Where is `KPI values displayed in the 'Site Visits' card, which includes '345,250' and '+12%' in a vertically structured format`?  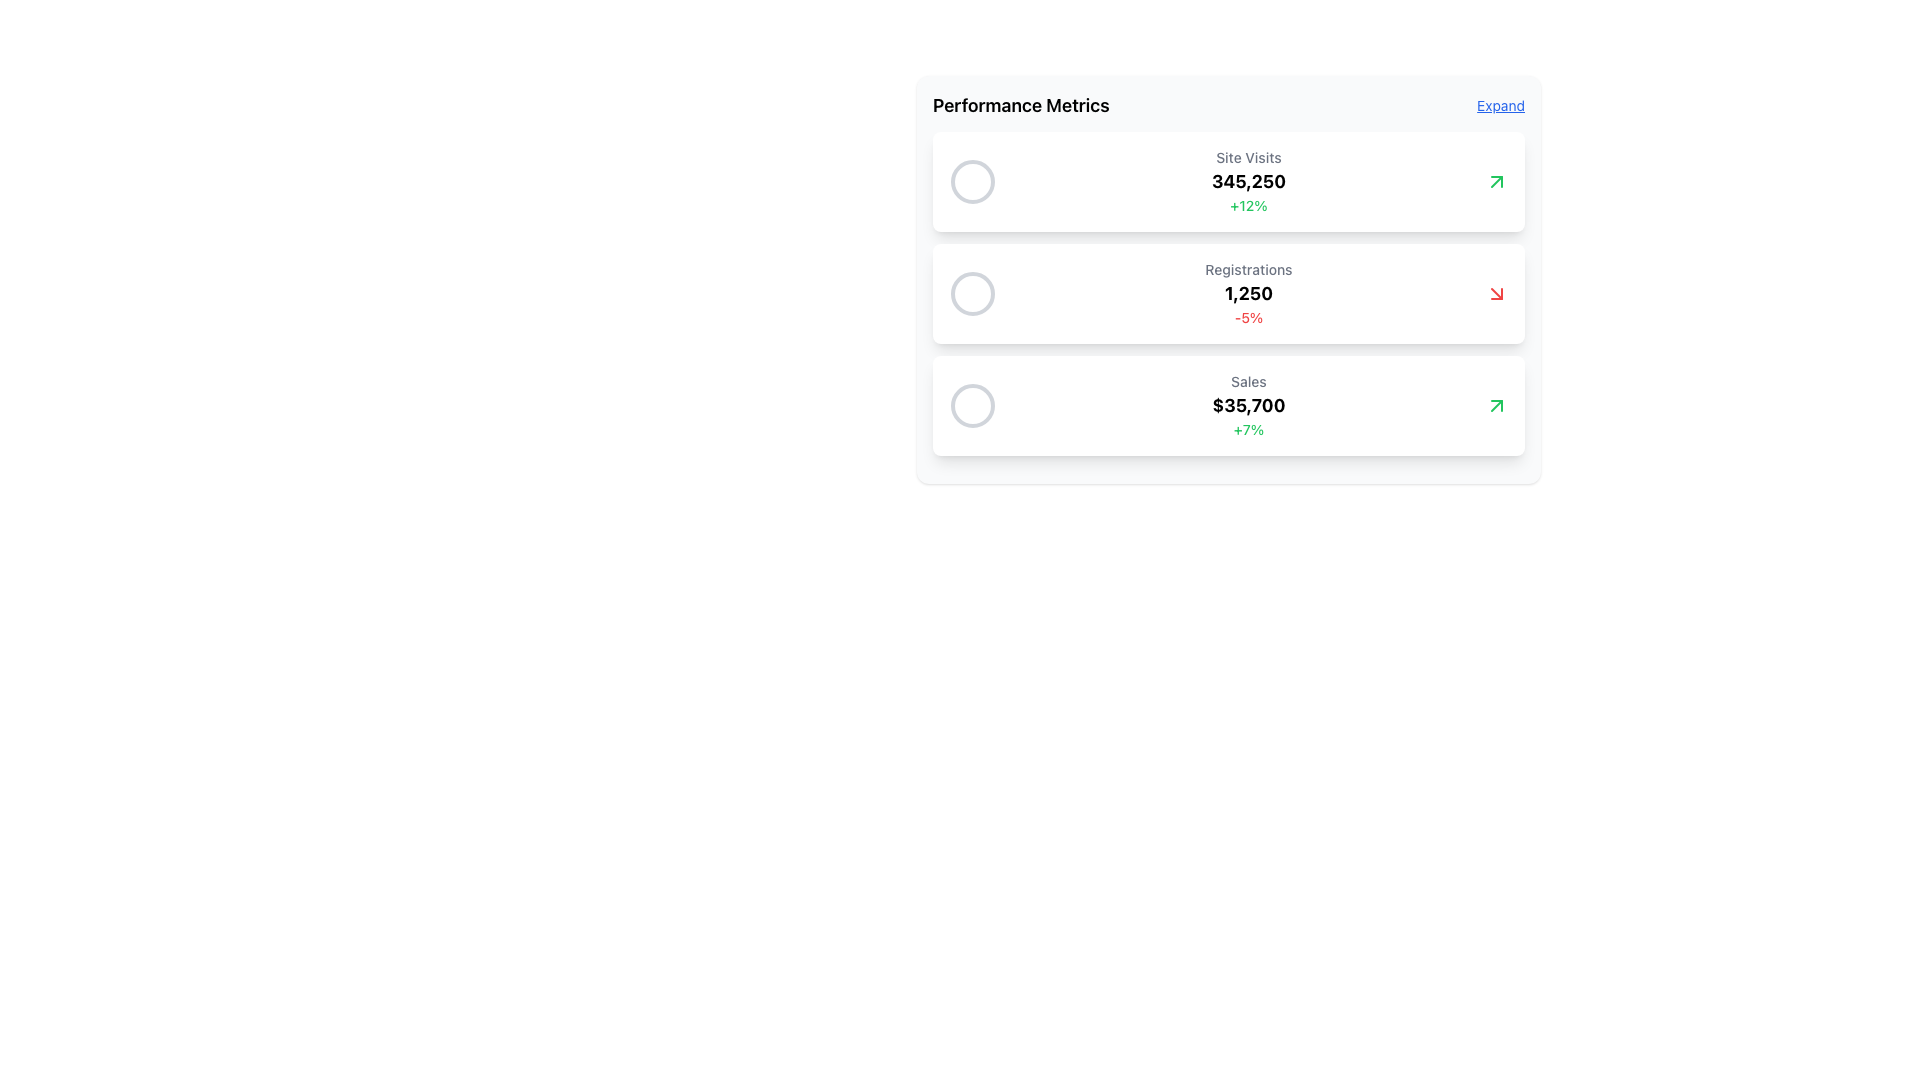 KPI values displayed in the 'Site Visits' card, which includes '345,250' and '+12%' in a vertically structured format is located at coordinates (1247, 181).